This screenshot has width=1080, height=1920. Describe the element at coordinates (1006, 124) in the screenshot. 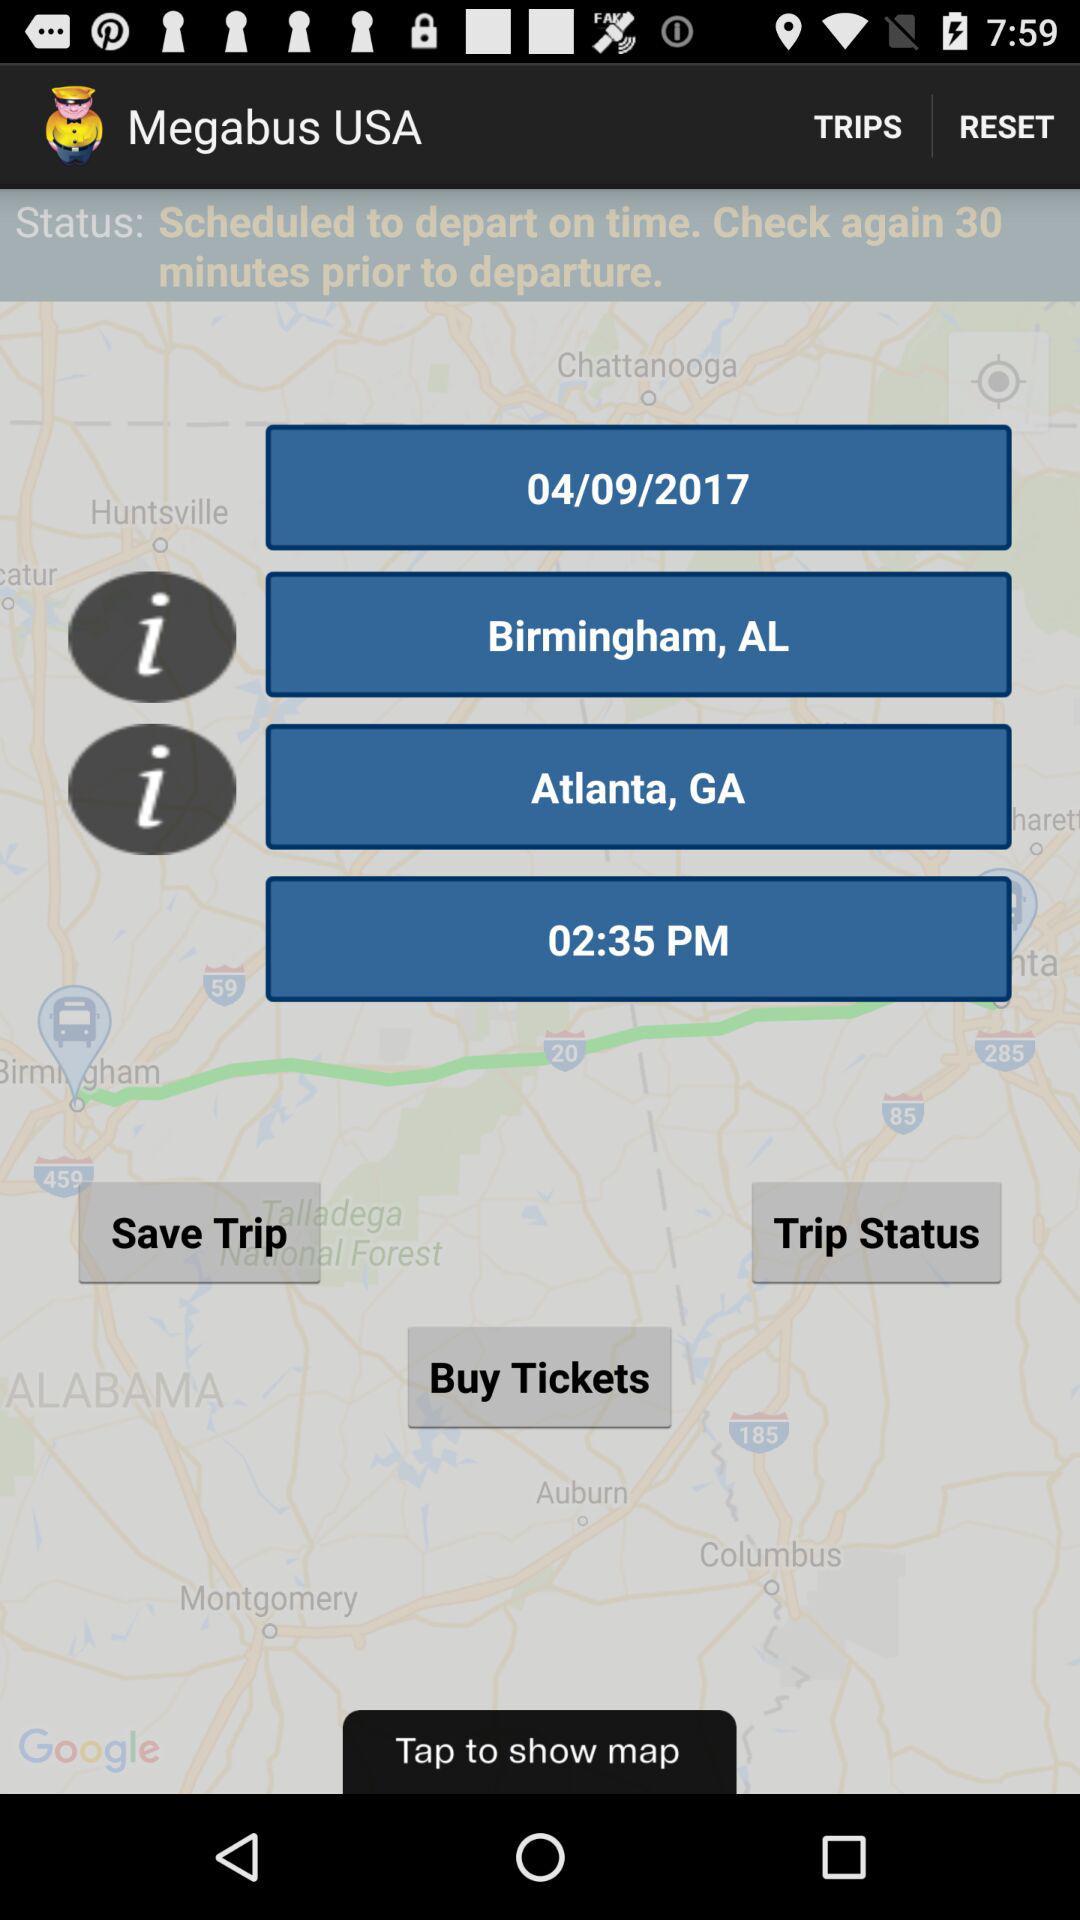

I see `reset icon` at that location.